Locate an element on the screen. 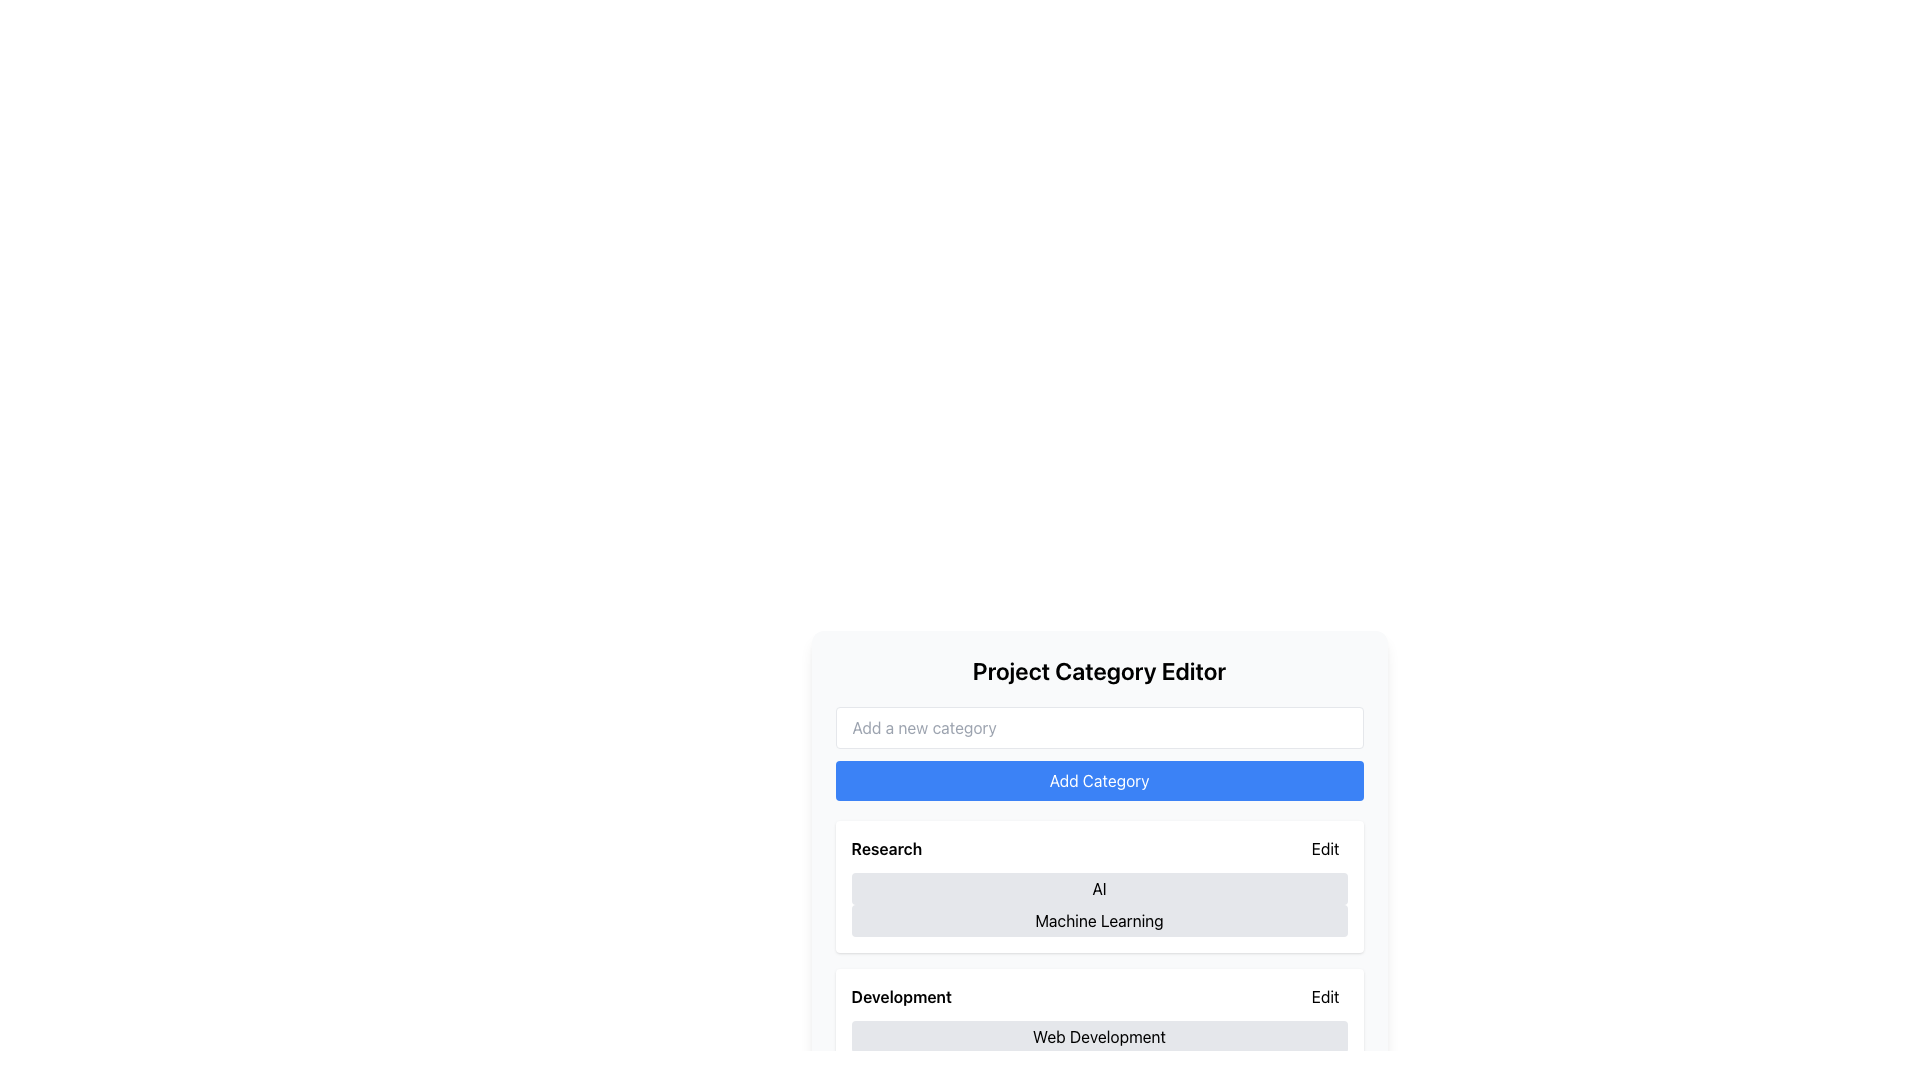 This screenshot has height=1080, width=1920. the 'Edit' button styled in black text on a white background located in the bottom right corner of the 'Development' section is located at coordinates (1325, 996).